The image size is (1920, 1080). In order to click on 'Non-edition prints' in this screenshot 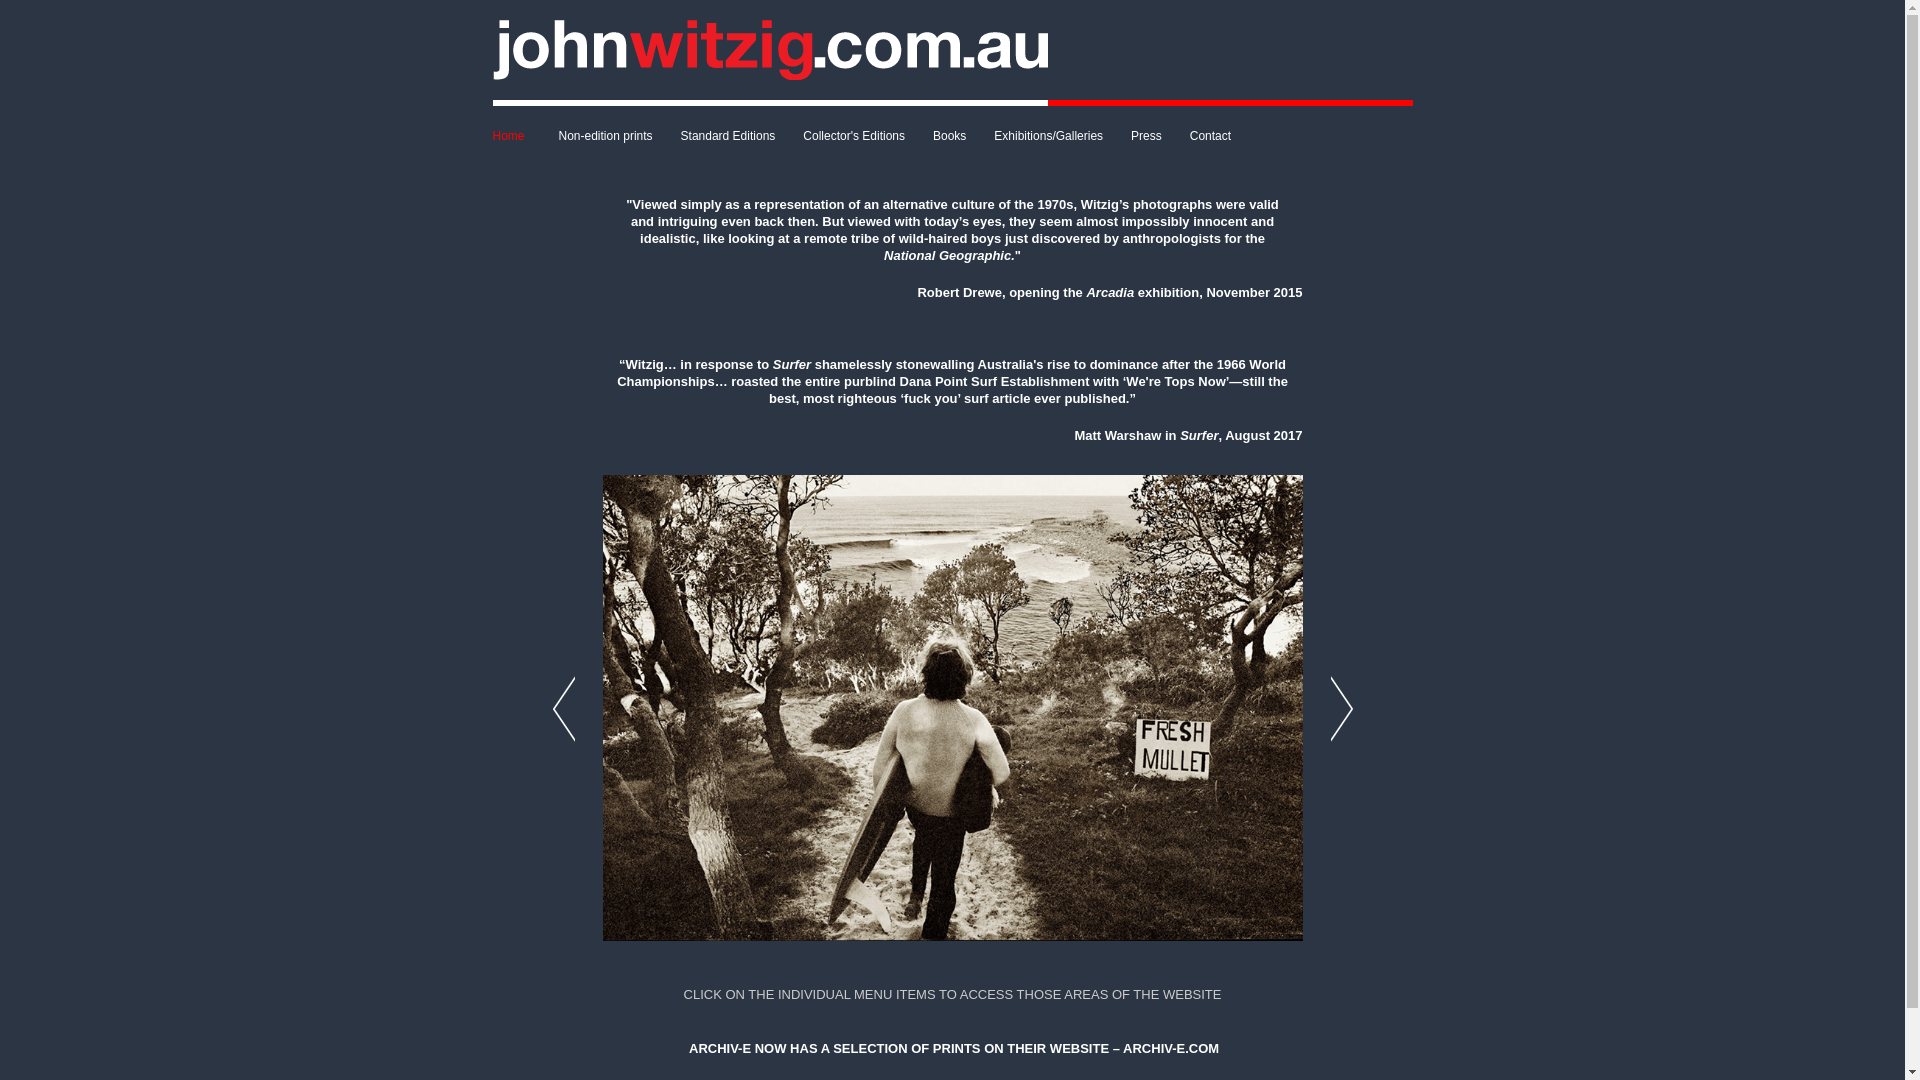, I will do `click(604, 135)`.